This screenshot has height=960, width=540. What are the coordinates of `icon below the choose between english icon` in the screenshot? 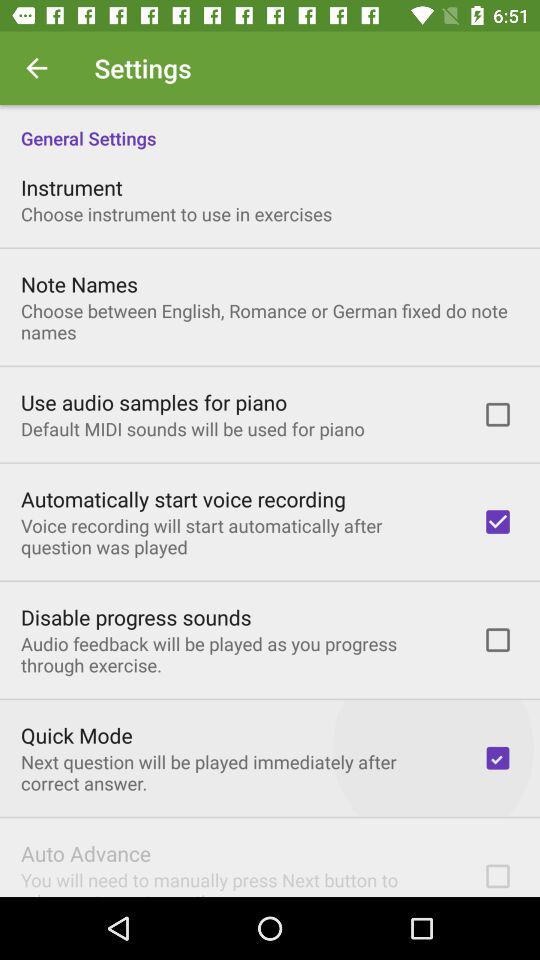 It's located at (153, 401).